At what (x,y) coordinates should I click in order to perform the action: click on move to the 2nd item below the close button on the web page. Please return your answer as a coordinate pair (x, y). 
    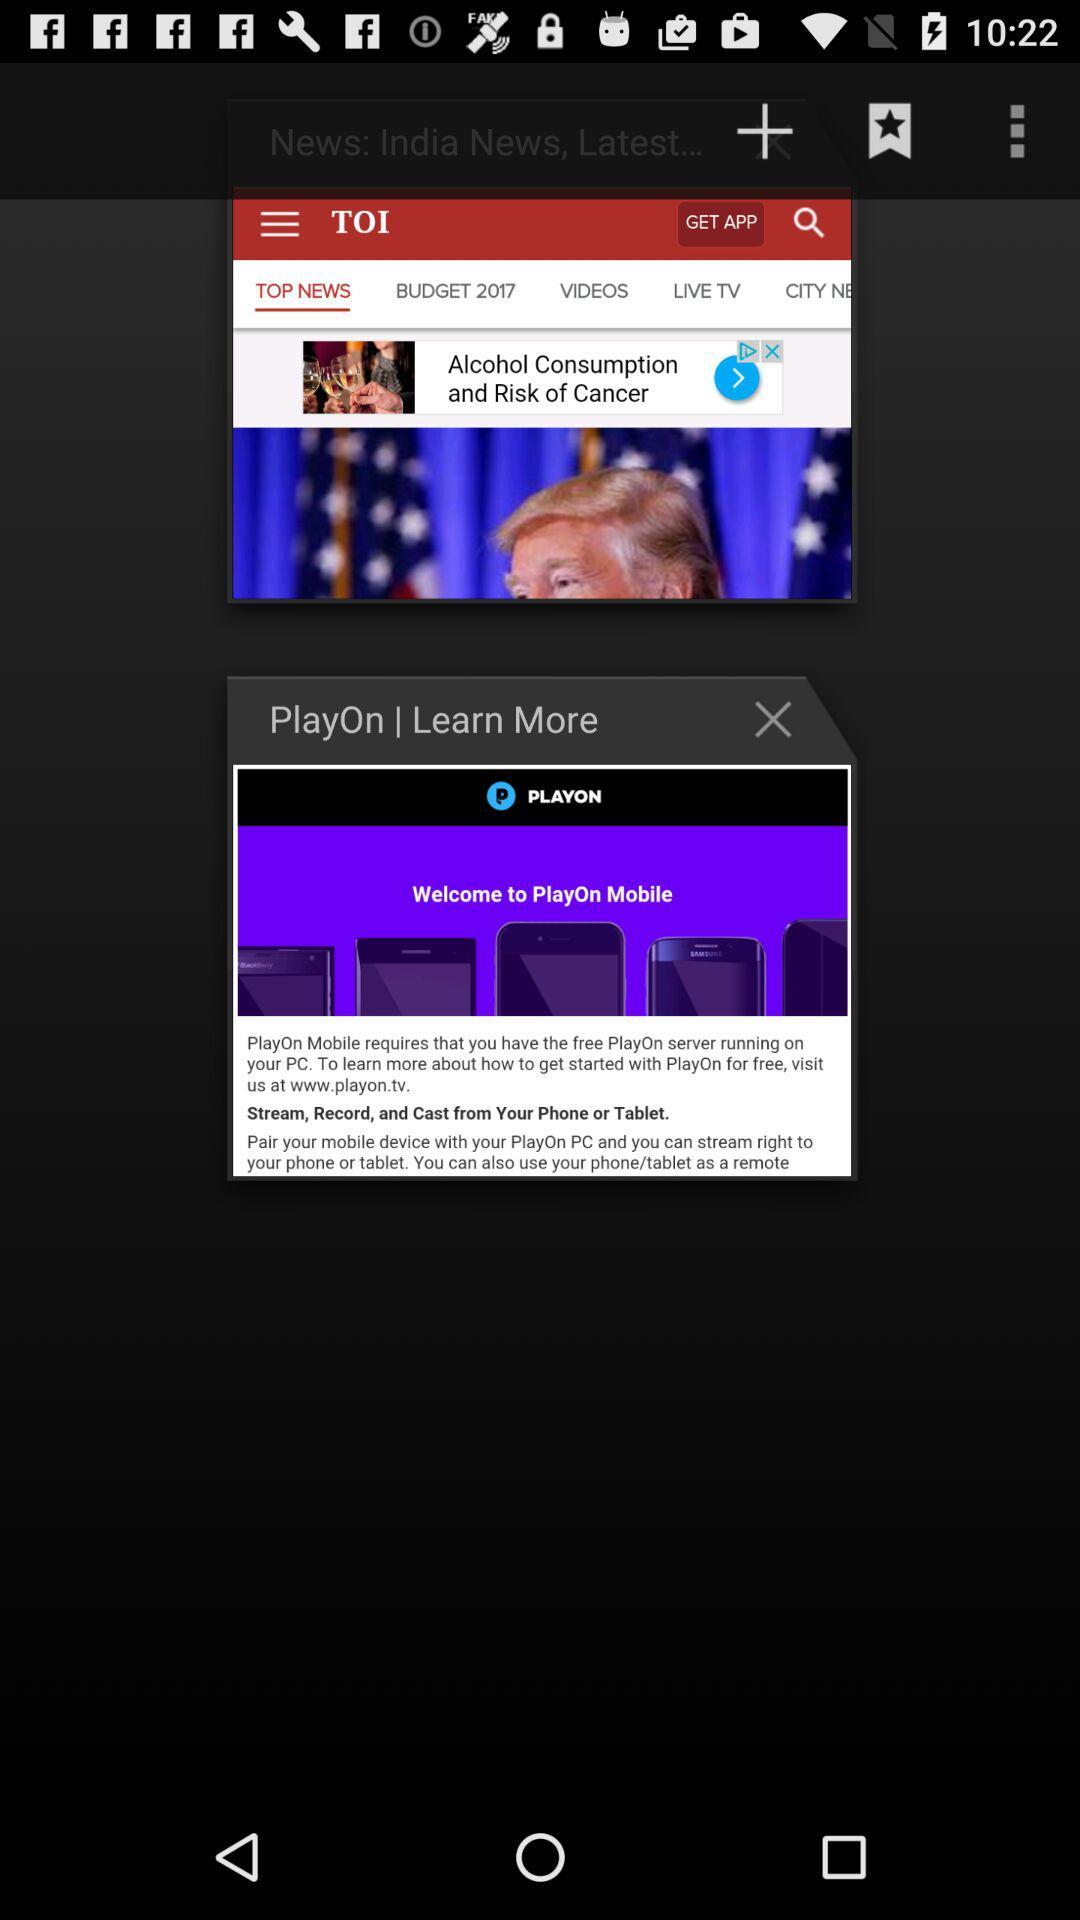
    Looking at the image, I should click on (542, 970).